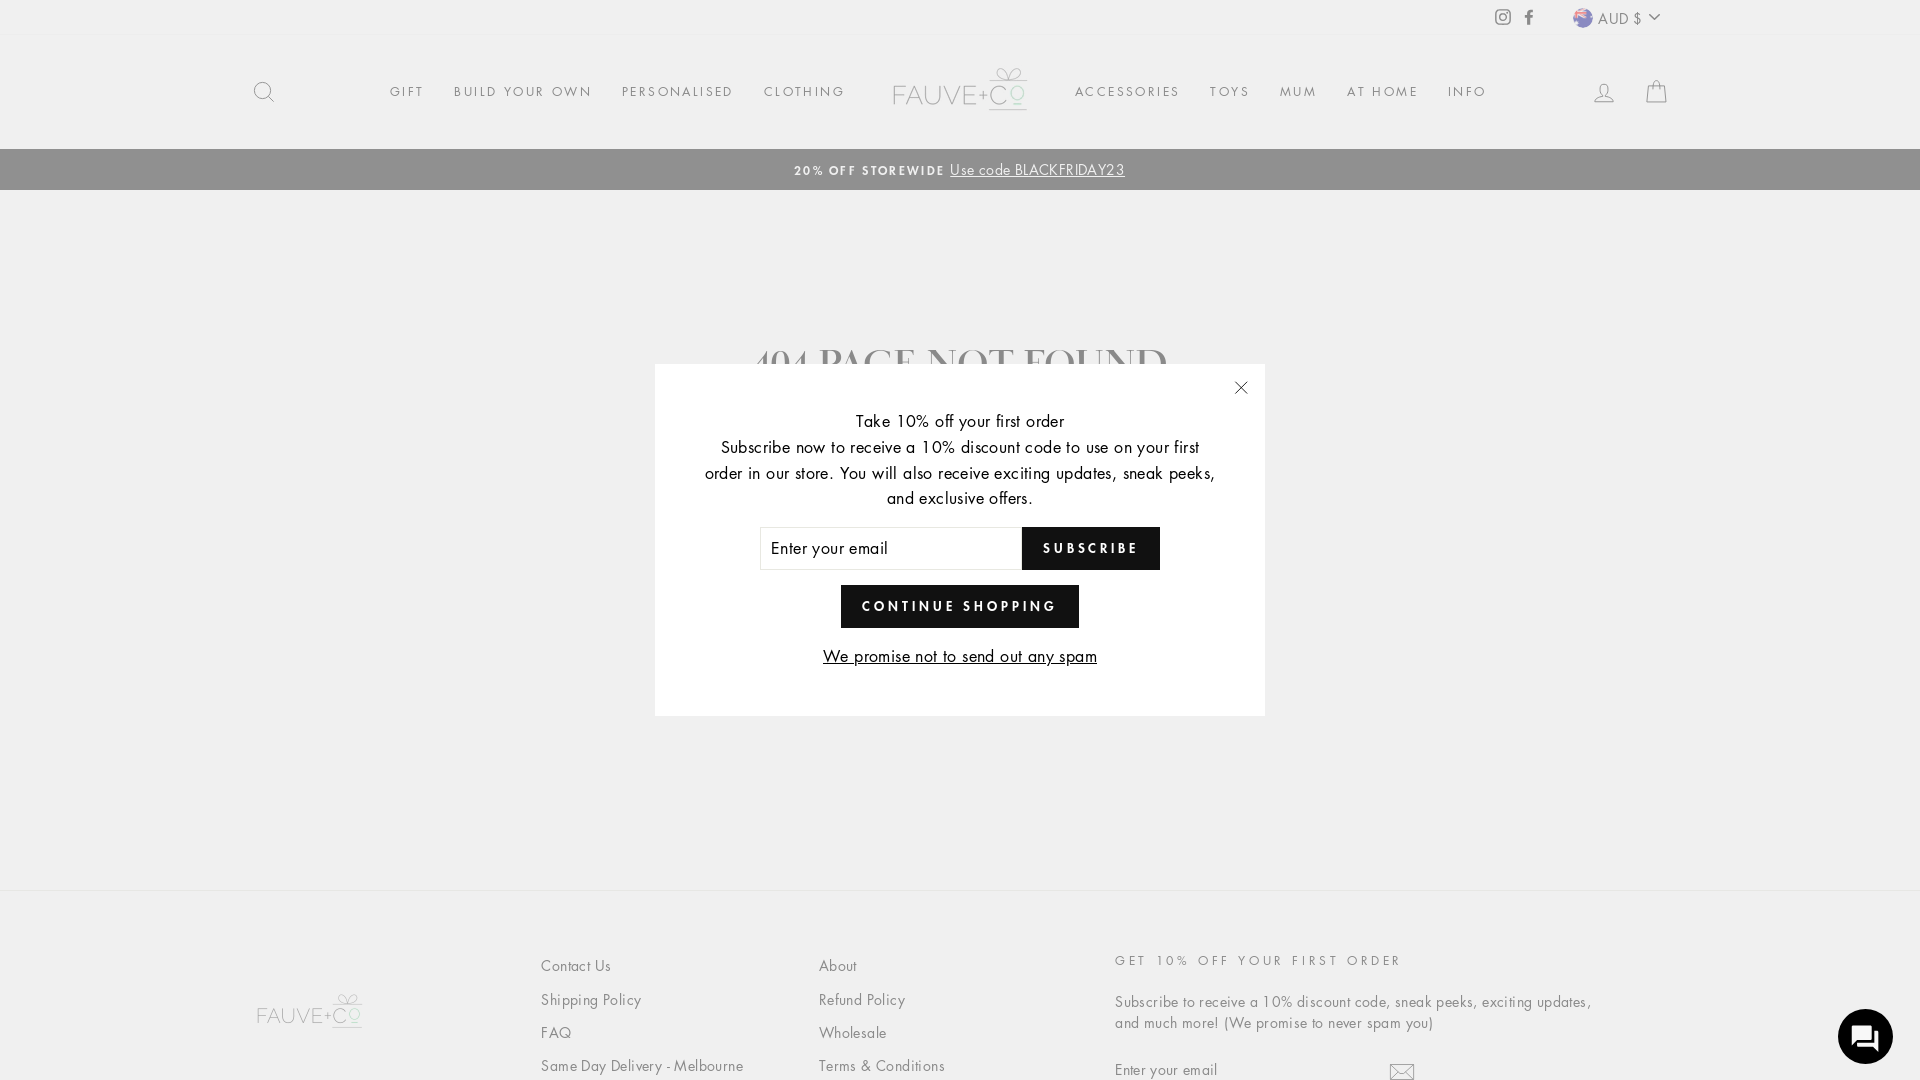  What do you see at coordinates (819, 1033) in the screenshot?
I see `'Wholesale'` at bounding box center [819, 1033].